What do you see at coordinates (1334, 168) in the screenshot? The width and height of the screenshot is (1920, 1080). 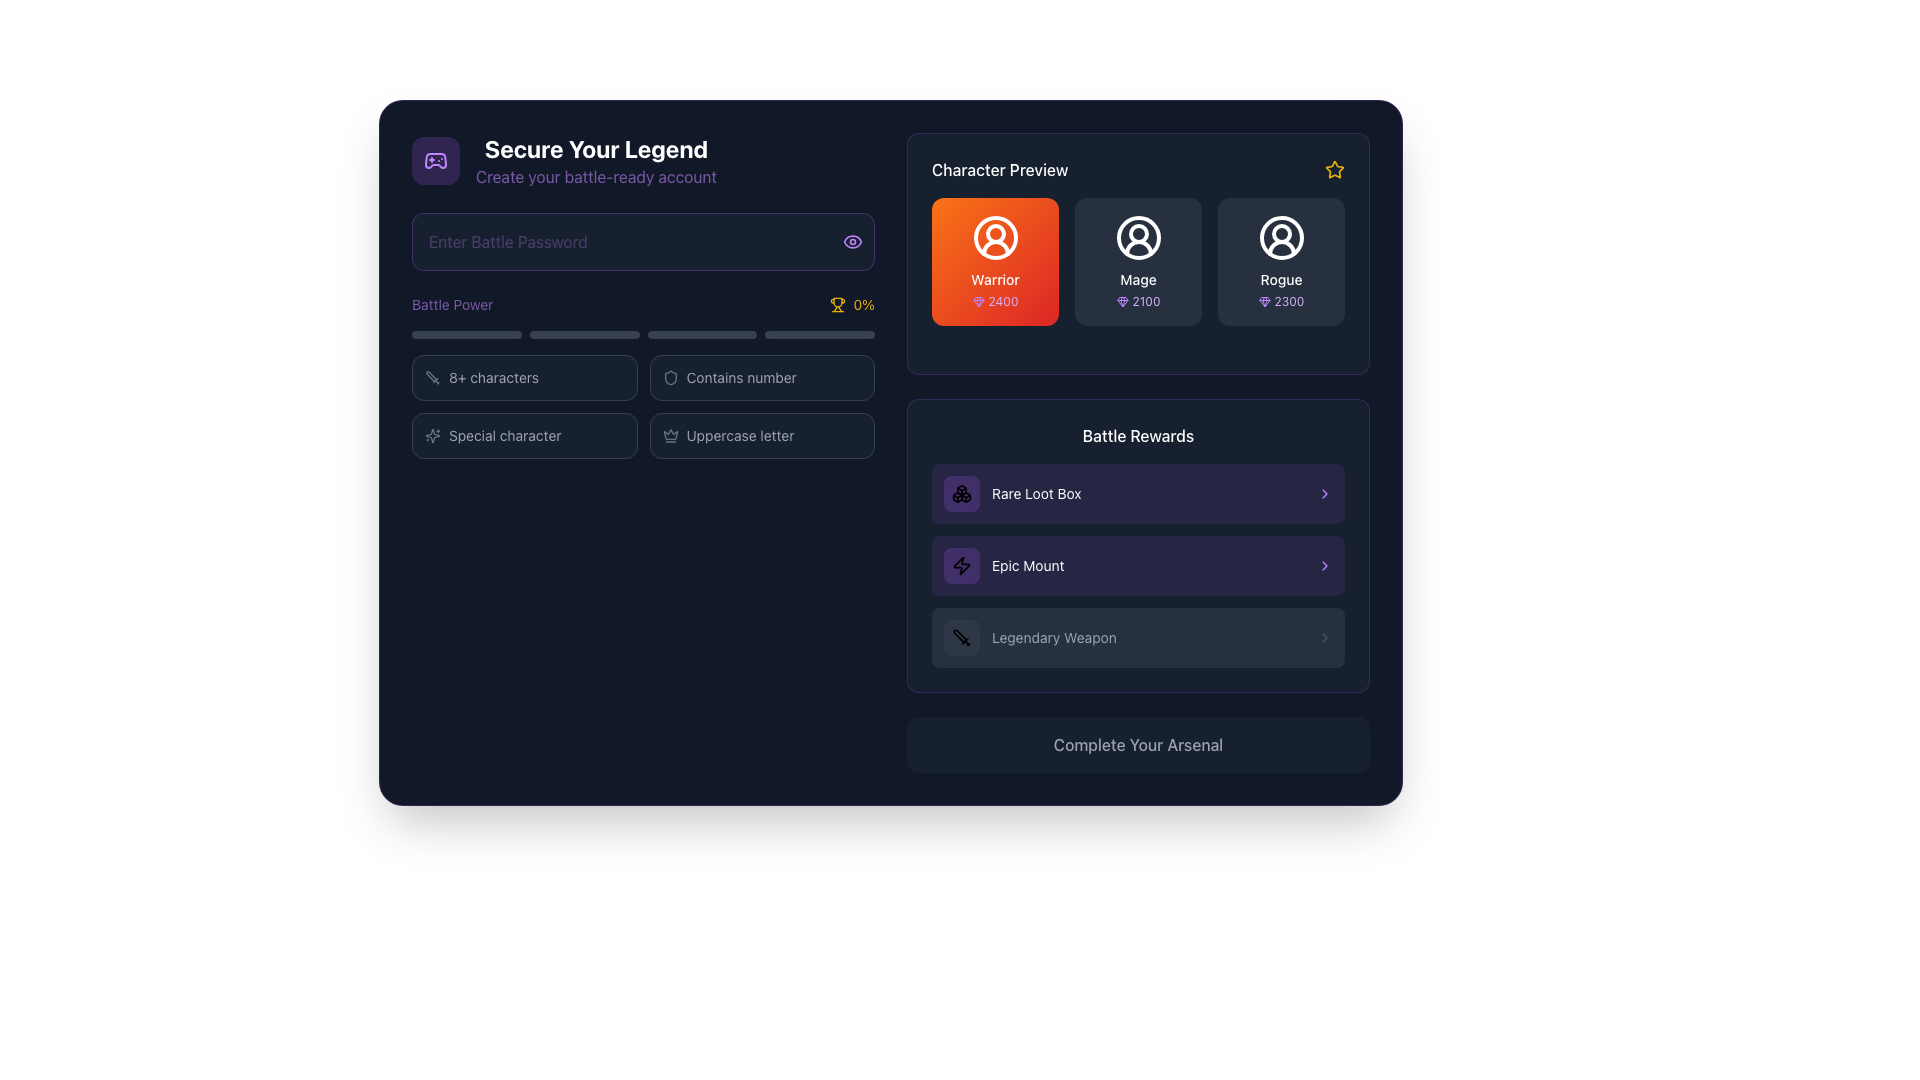 I see `the star icon with a yellow outline located at the top-right corner of the 'Character Preview' section to interact with it` at bounding box center [1334, 168].